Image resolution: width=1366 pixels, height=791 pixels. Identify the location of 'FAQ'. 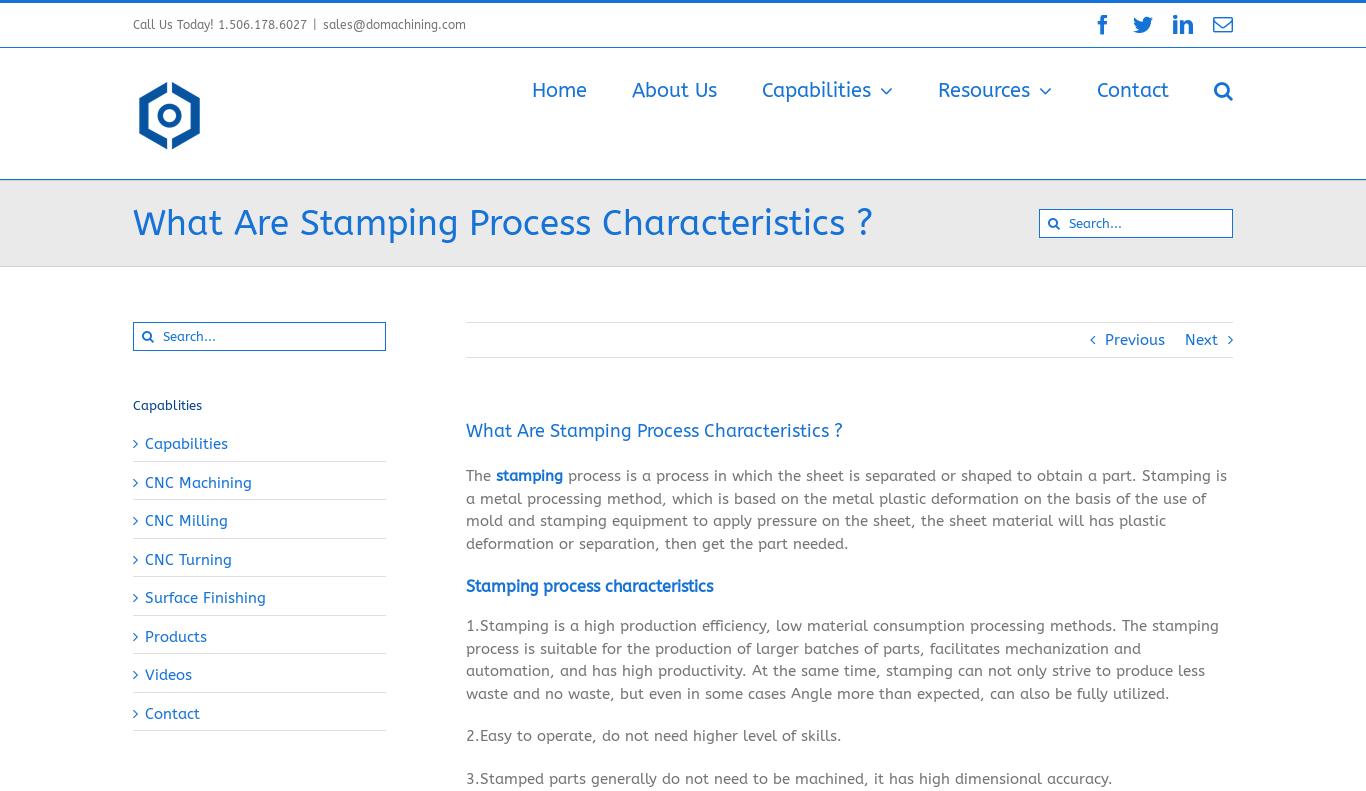
(972, 189).